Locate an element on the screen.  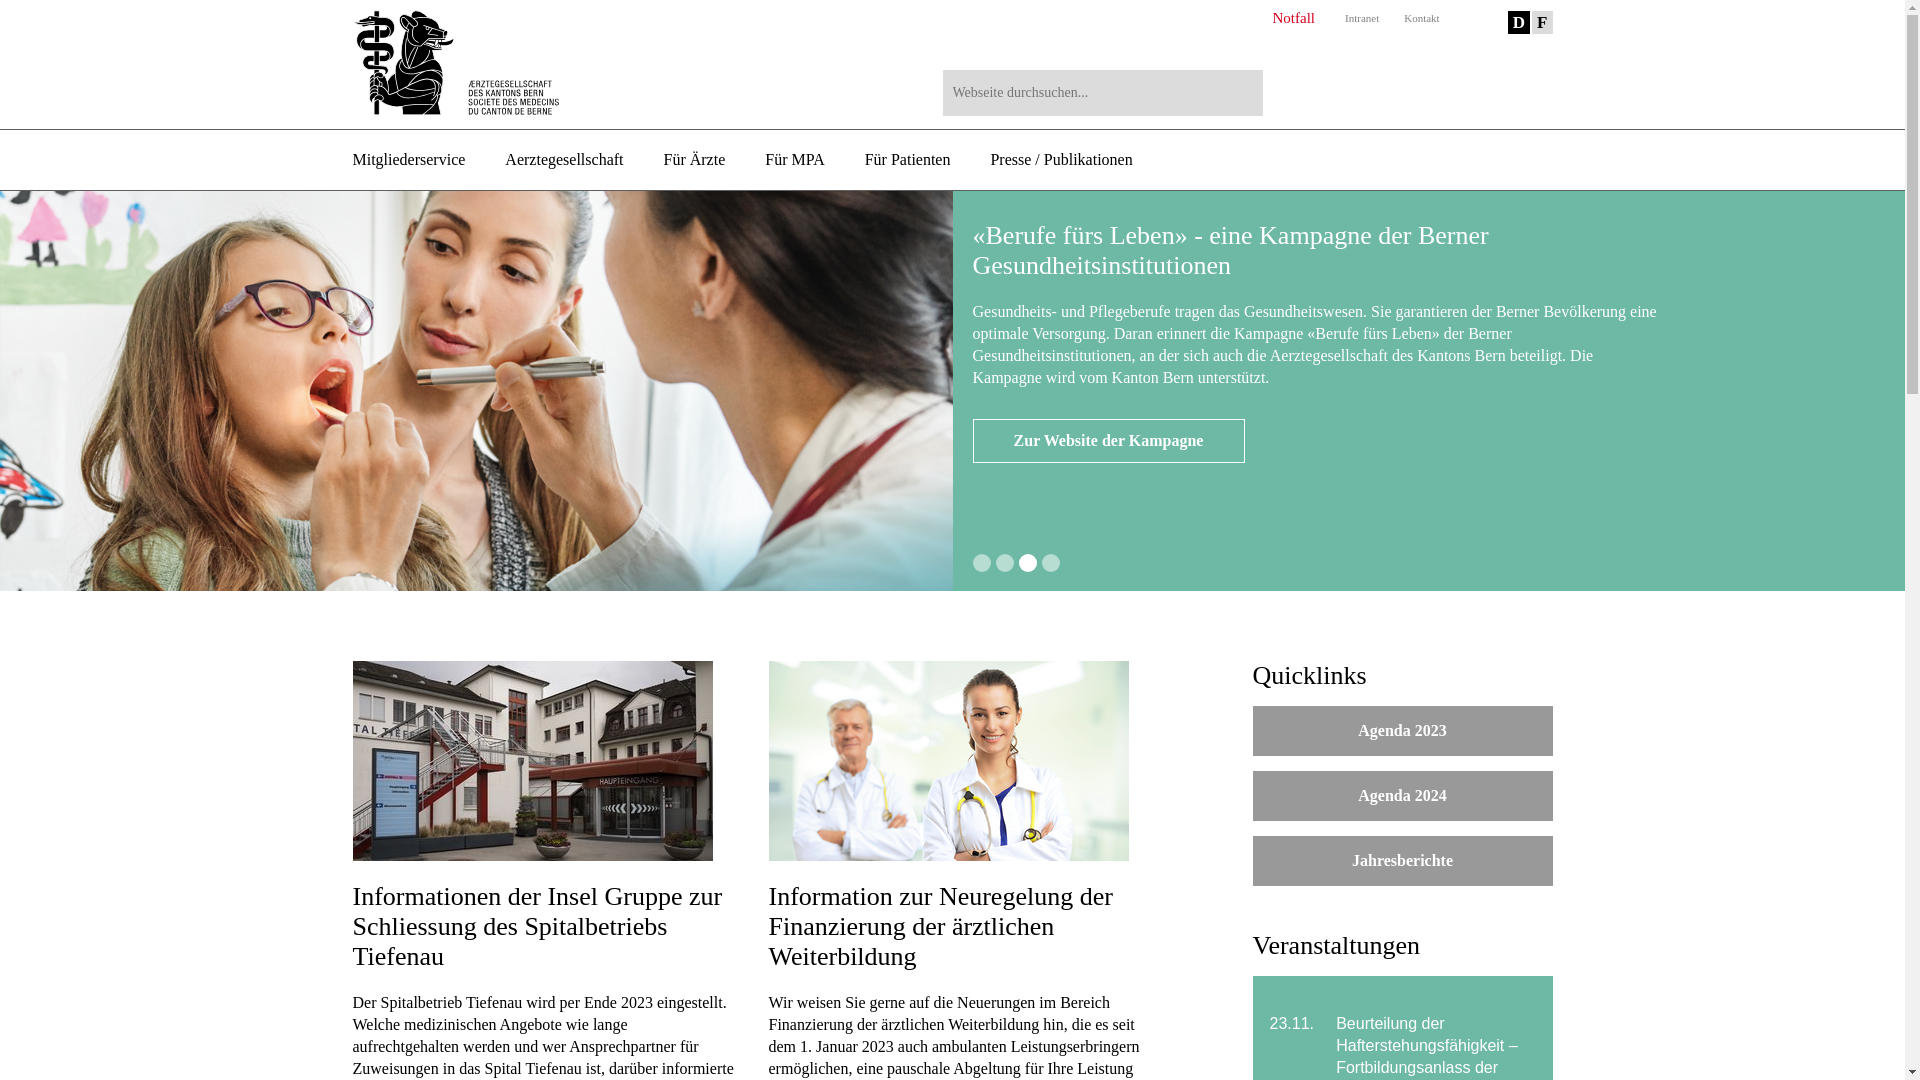
'Intranet' is located at coordinates (1344, 18).